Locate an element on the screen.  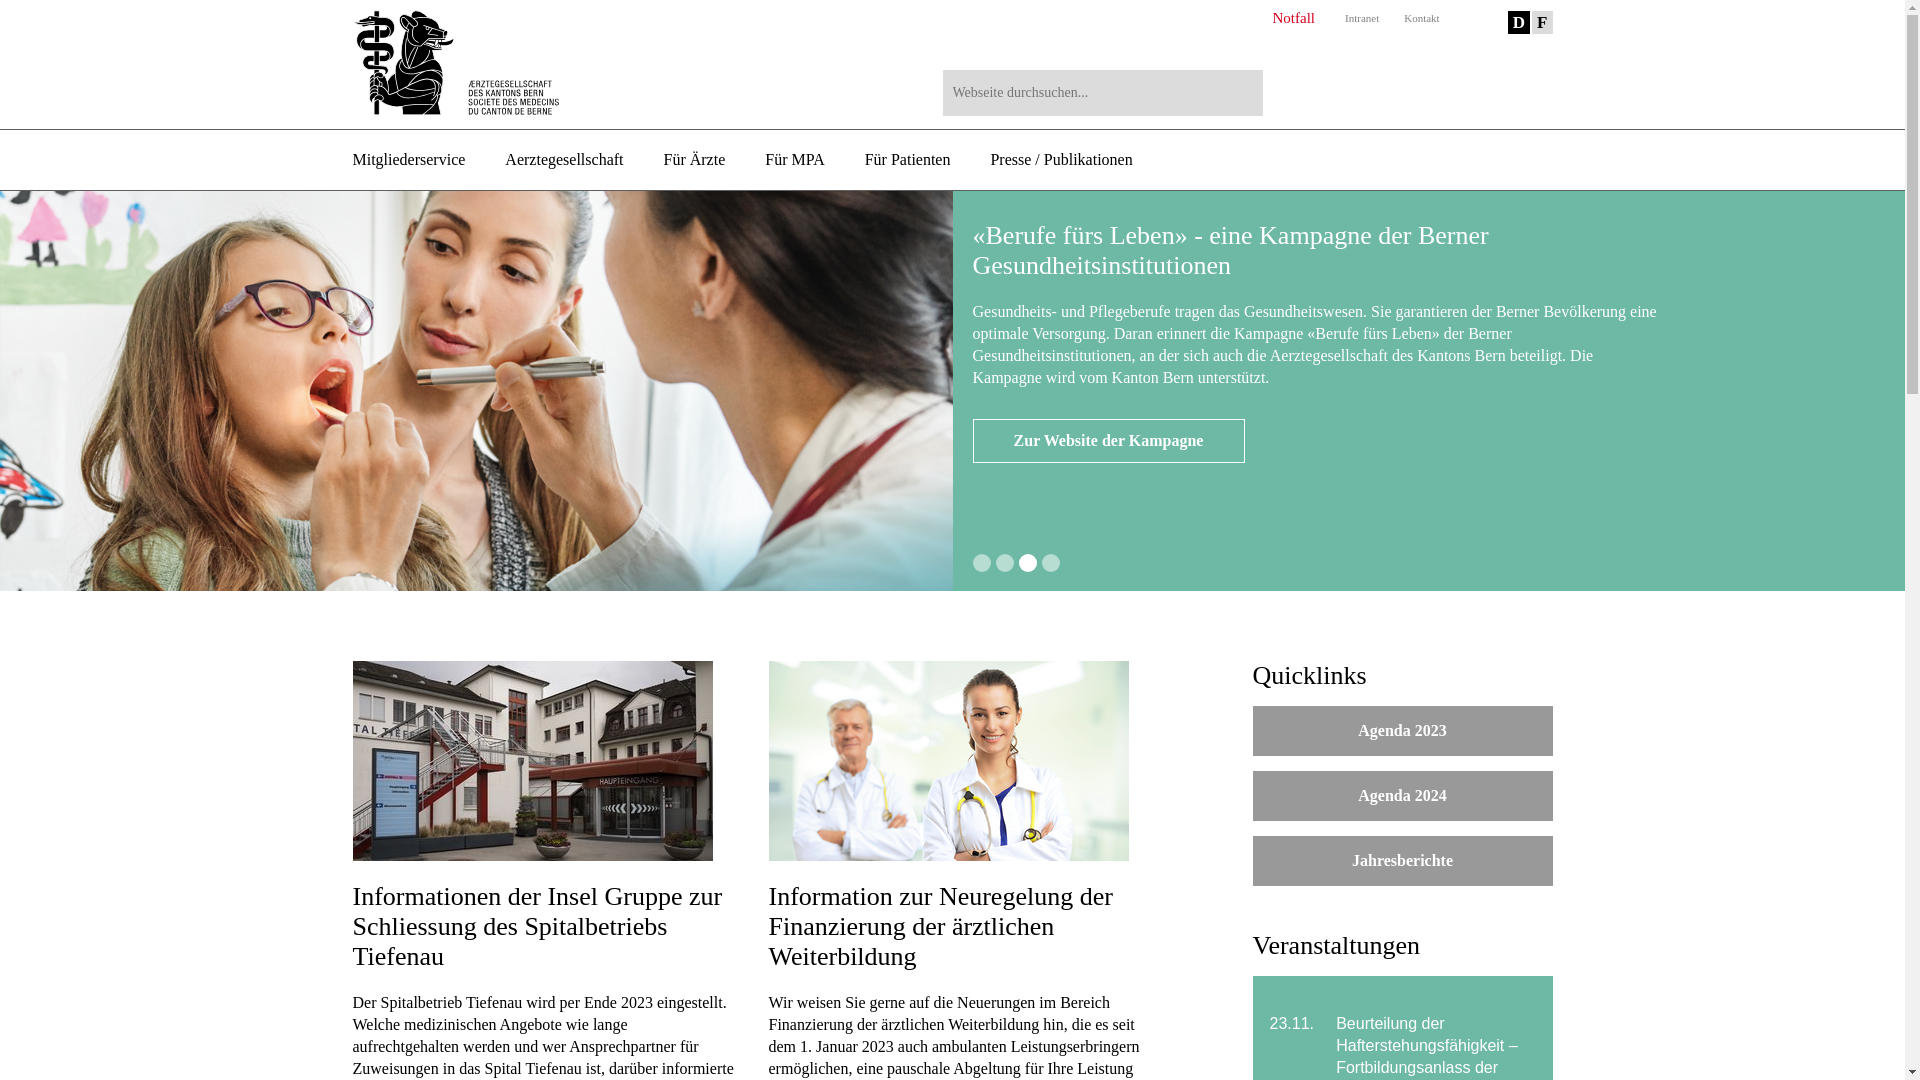
'Intranet' is located at coordinates (1344, 18).